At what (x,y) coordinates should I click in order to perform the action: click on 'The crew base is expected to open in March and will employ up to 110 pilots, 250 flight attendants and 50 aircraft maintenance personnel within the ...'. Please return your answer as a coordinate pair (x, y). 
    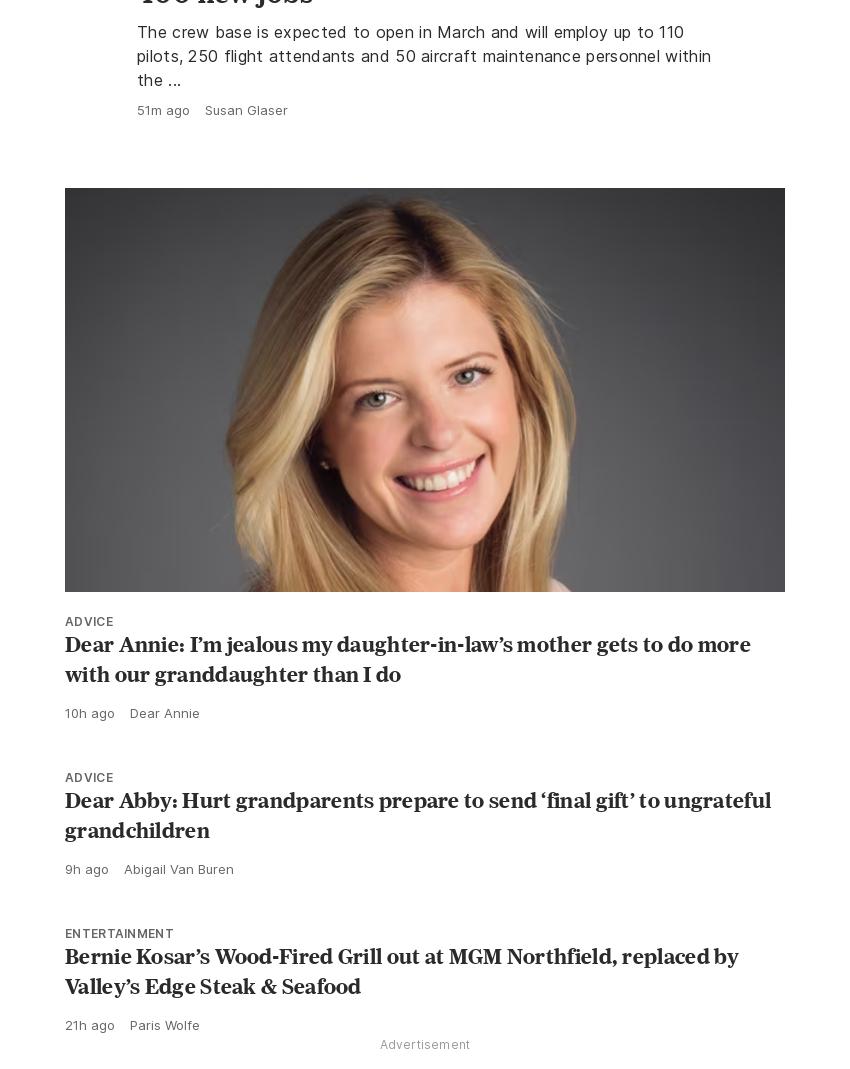
    Looking at the image, I should click on (137, 98).